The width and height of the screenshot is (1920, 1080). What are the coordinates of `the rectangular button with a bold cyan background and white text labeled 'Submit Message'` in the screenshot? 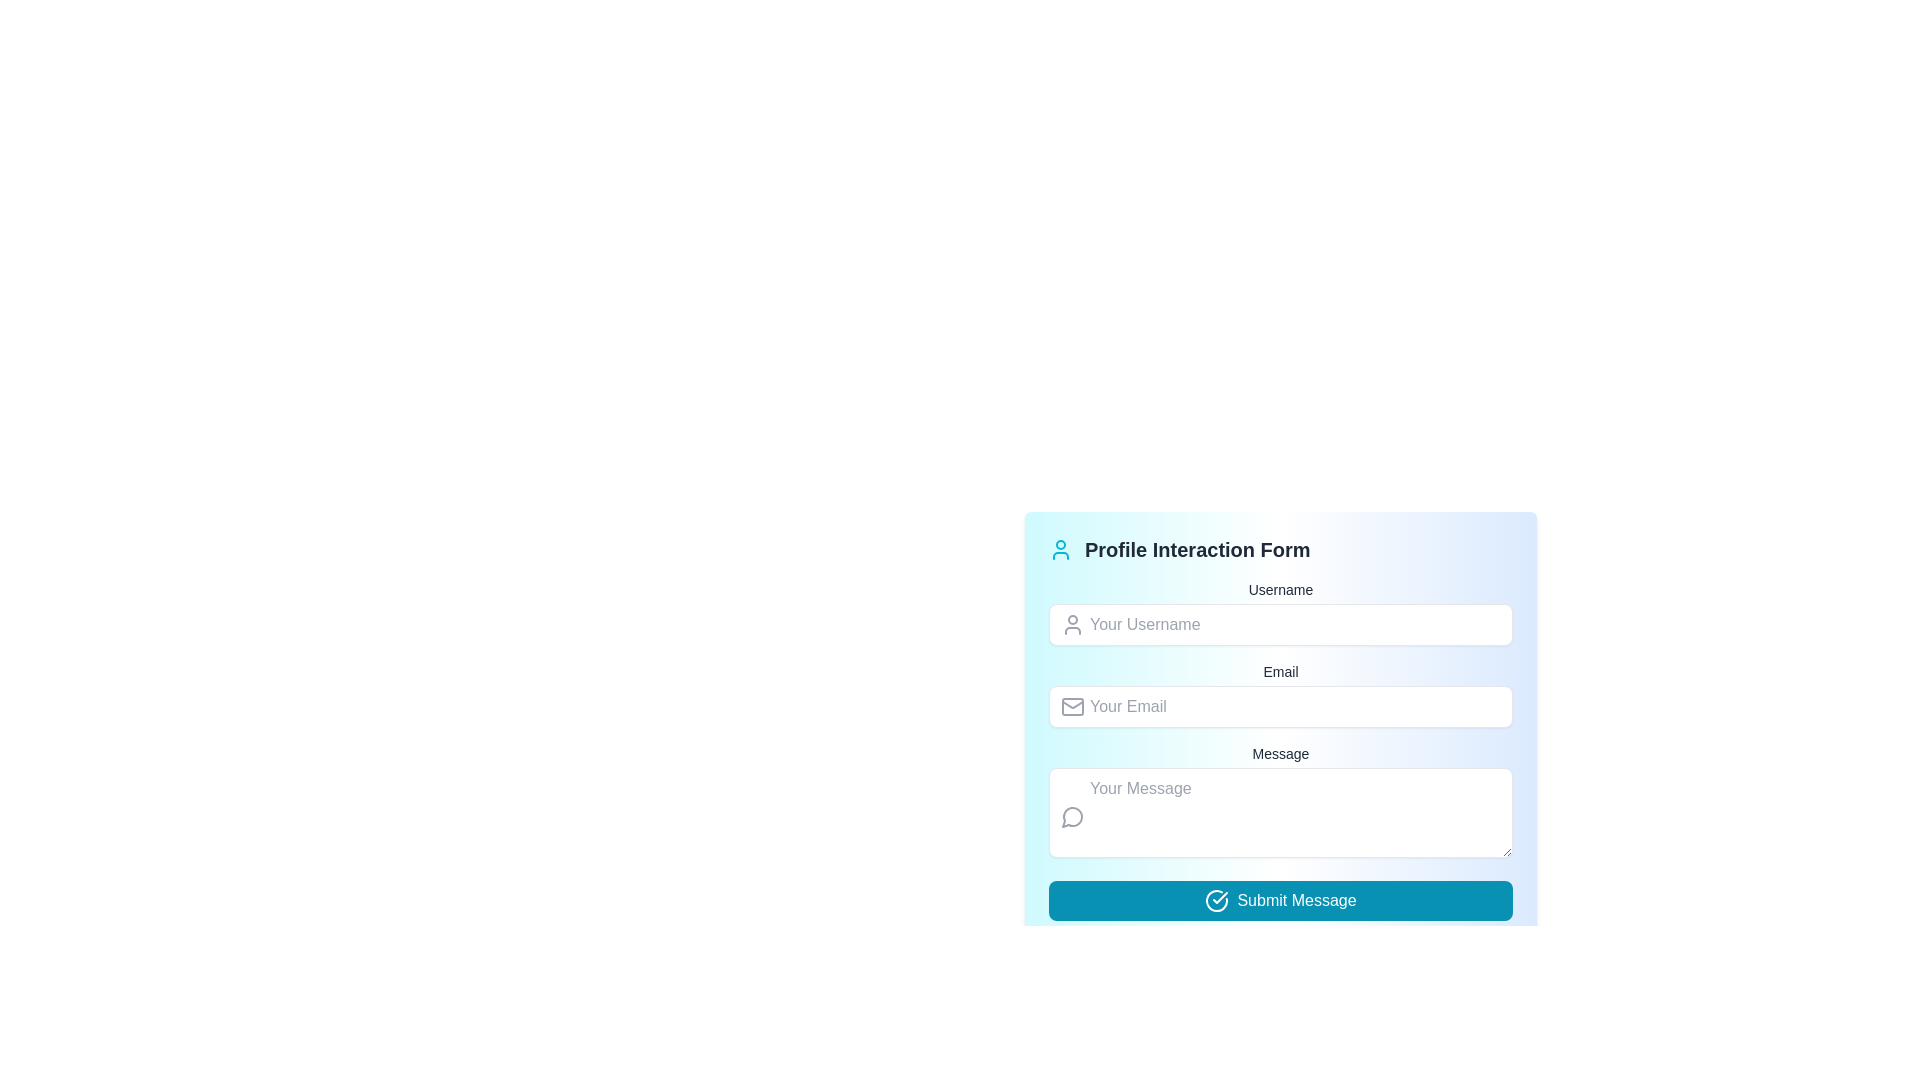 It's located at (1281, 901).